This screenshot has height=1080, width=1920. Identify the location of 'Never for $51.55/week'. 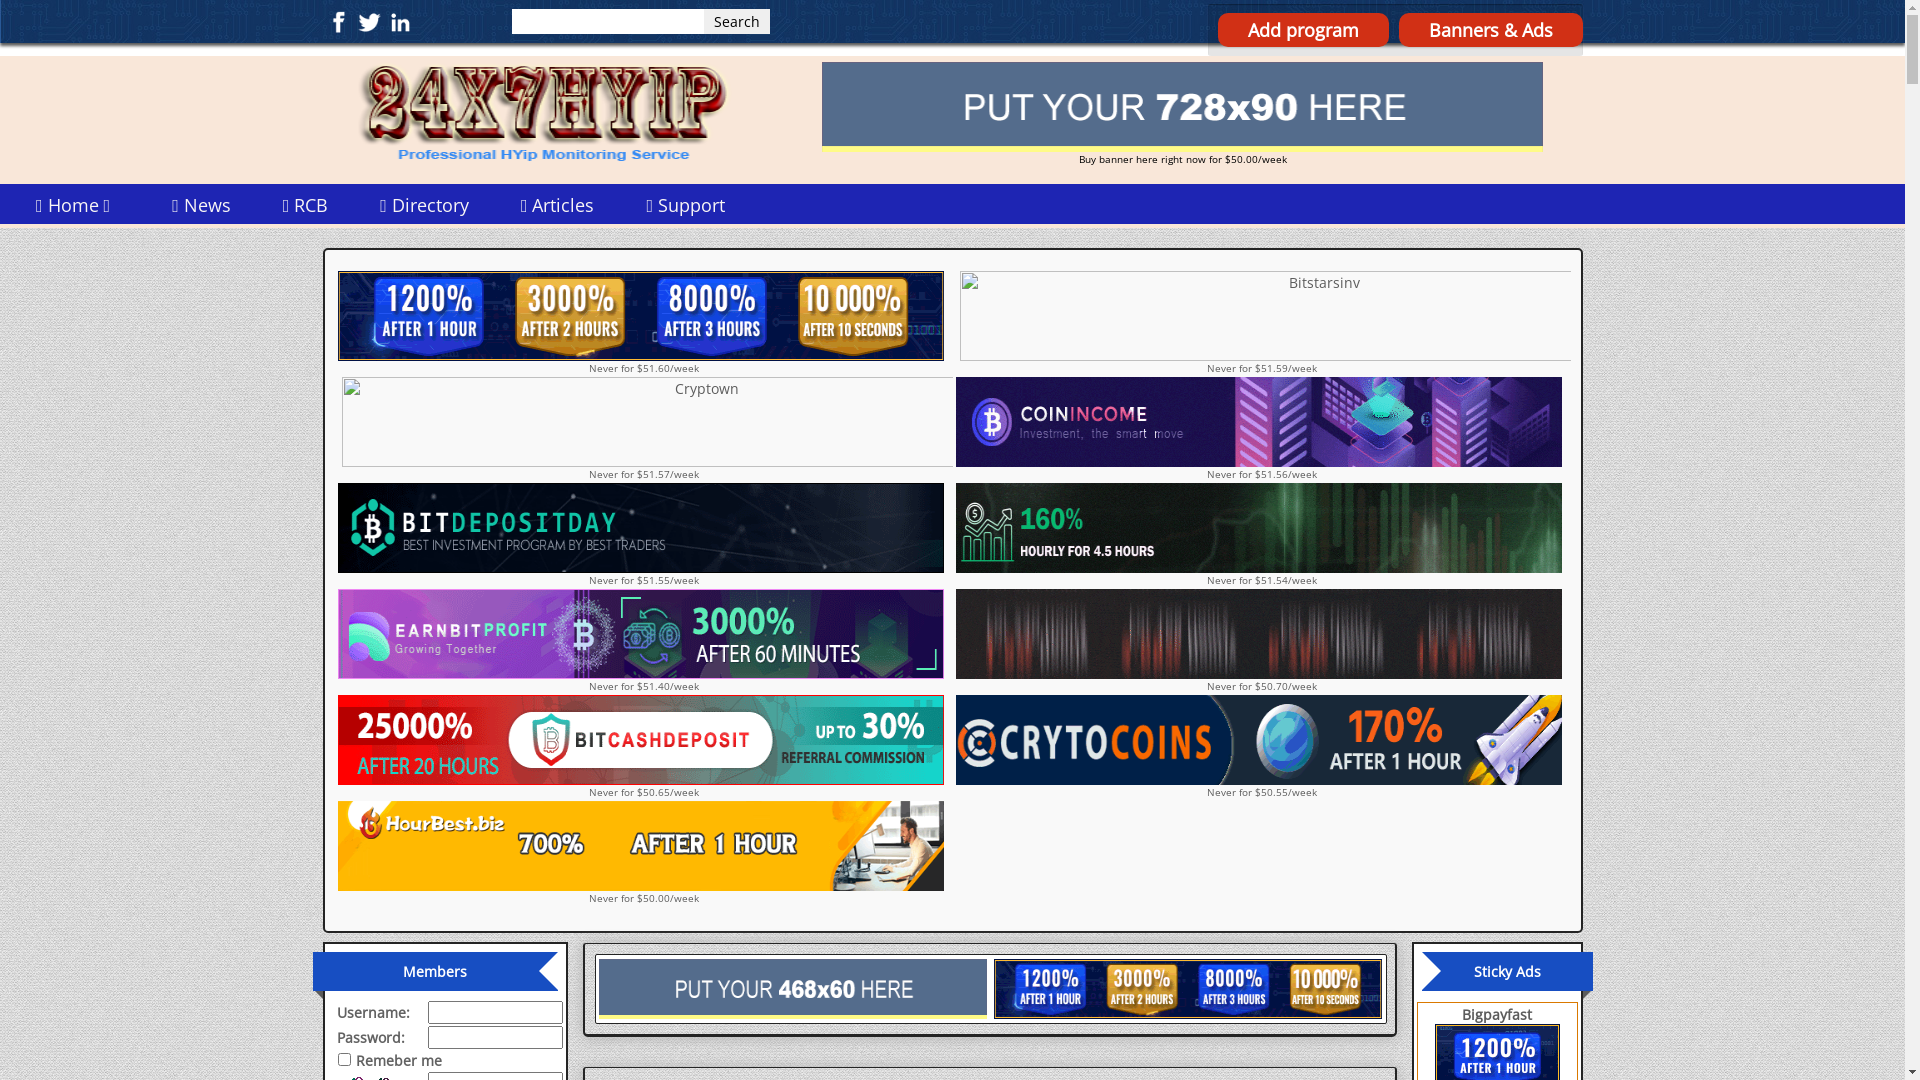
(643, 534).